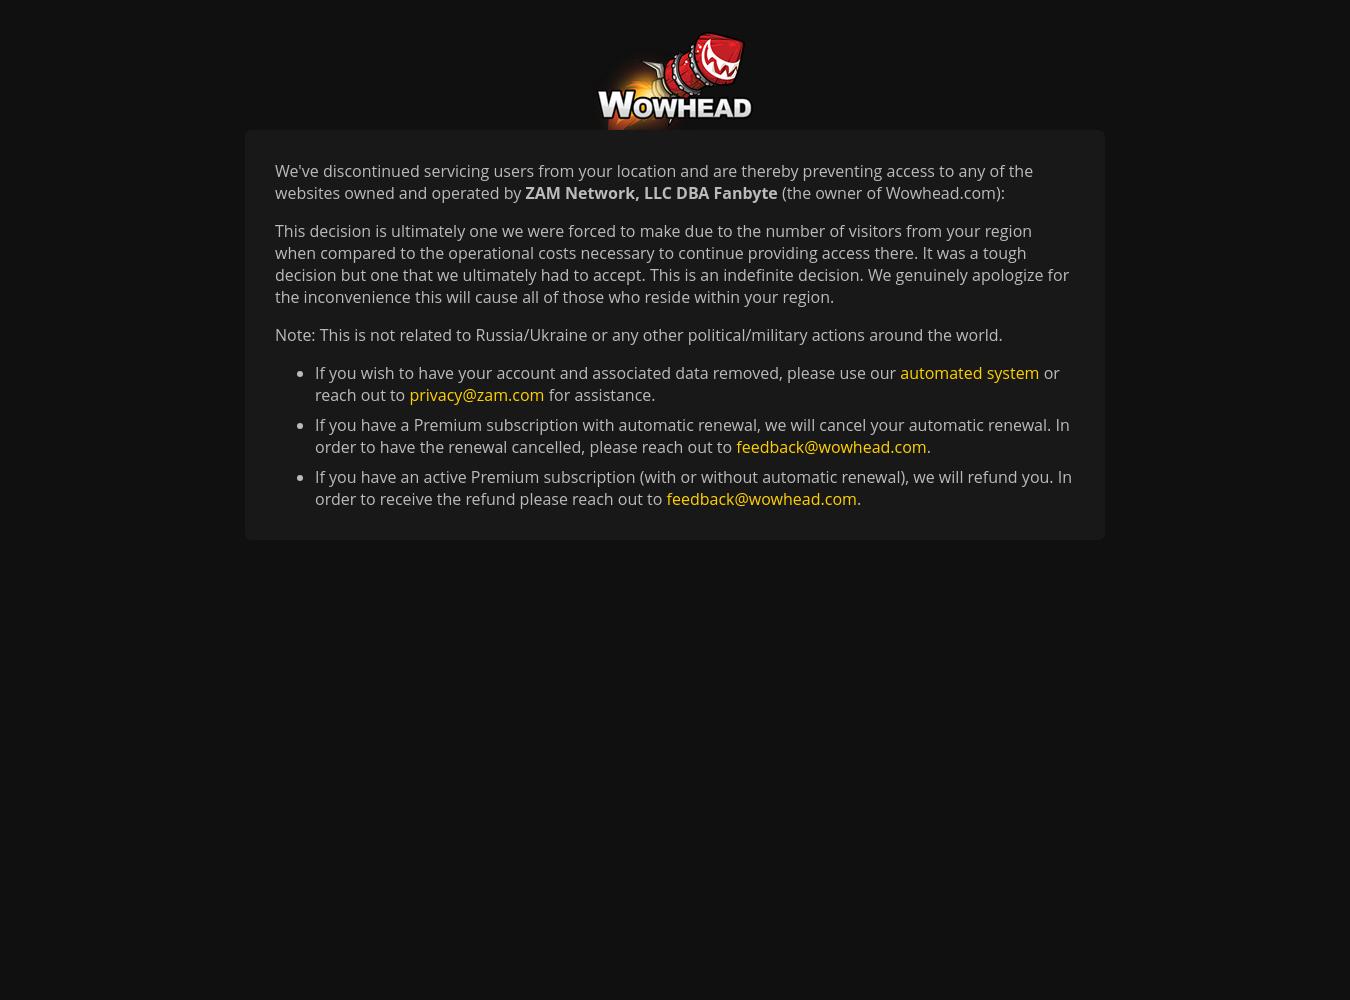 The height and width of the screenshot is (1000, 1350). Describe the element at coordinates (968, 372) in the screenshot. I see `'automated system'` at that location.